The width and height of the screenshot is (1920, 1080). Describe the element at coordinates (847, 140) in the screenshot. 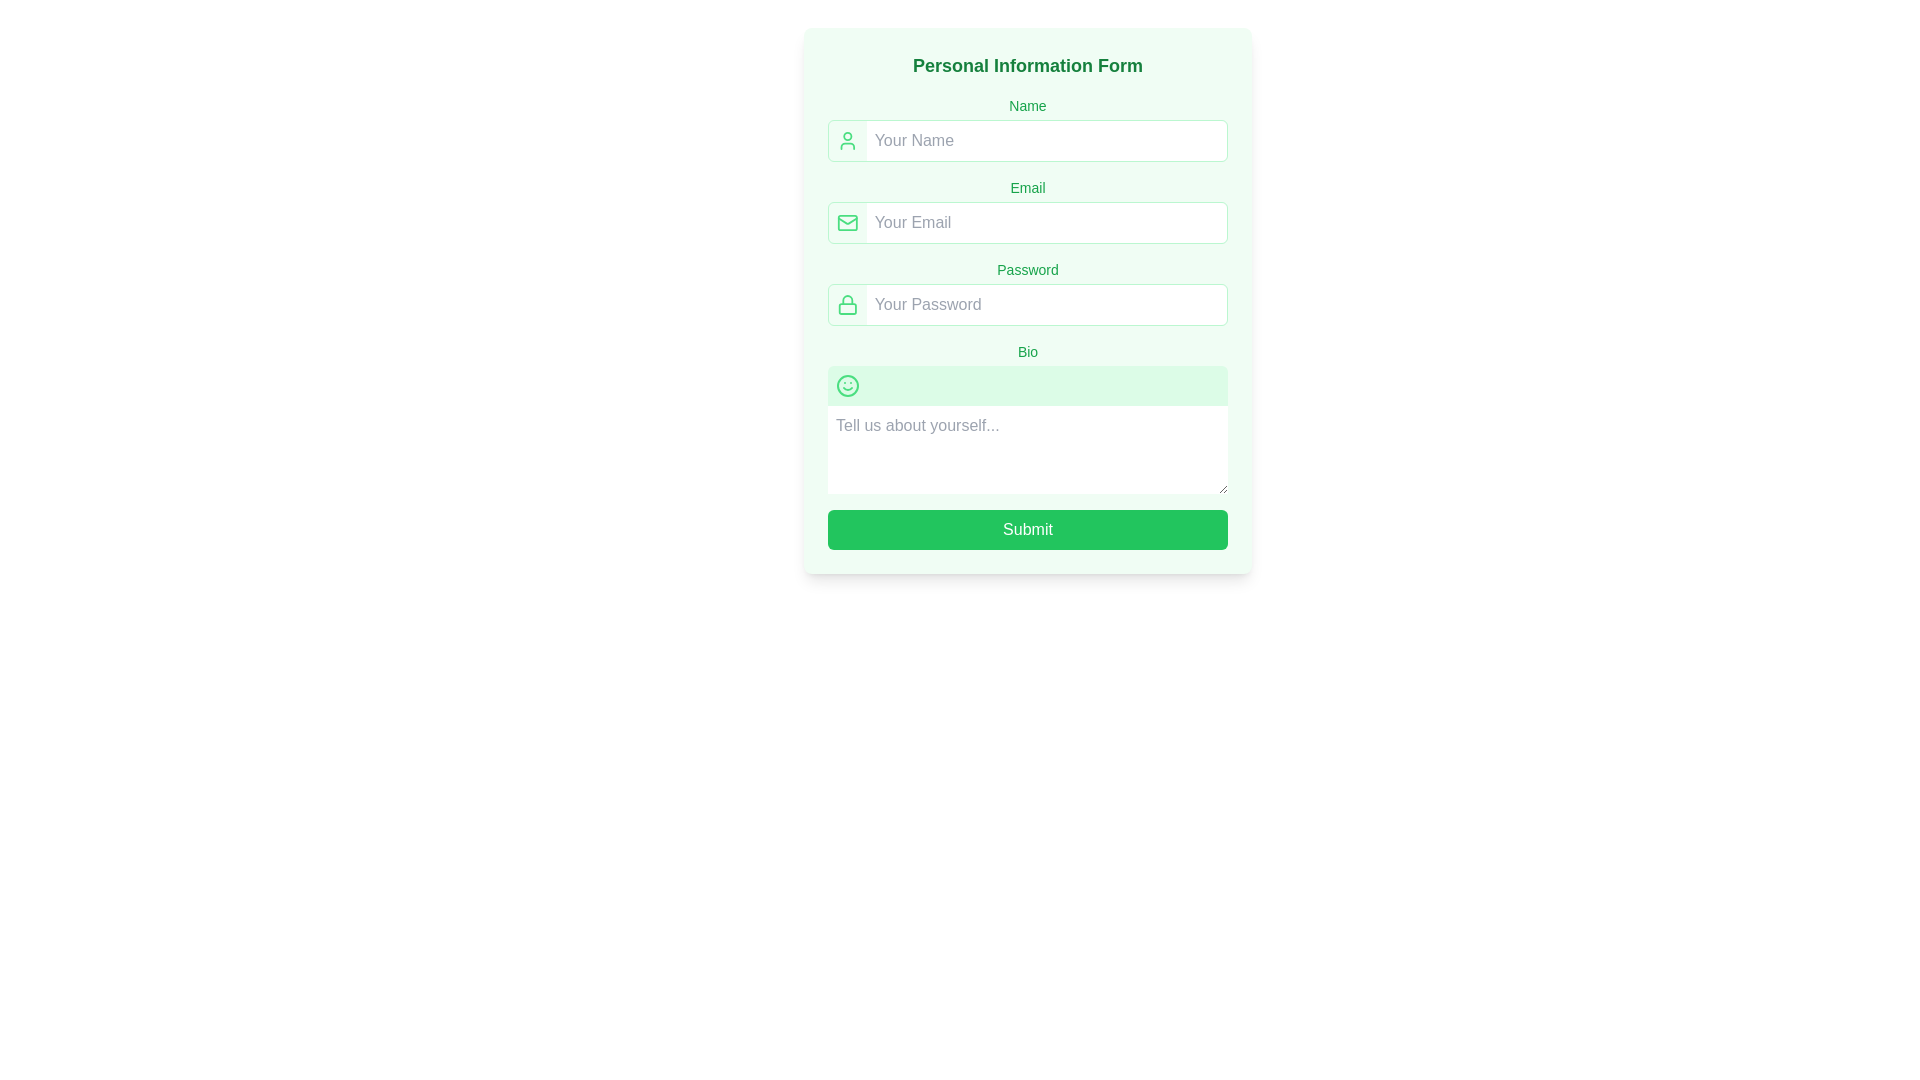

I see `the personal information icon located to the left of the 'Your Name' input field within the 'Name' section of the form` at that location.